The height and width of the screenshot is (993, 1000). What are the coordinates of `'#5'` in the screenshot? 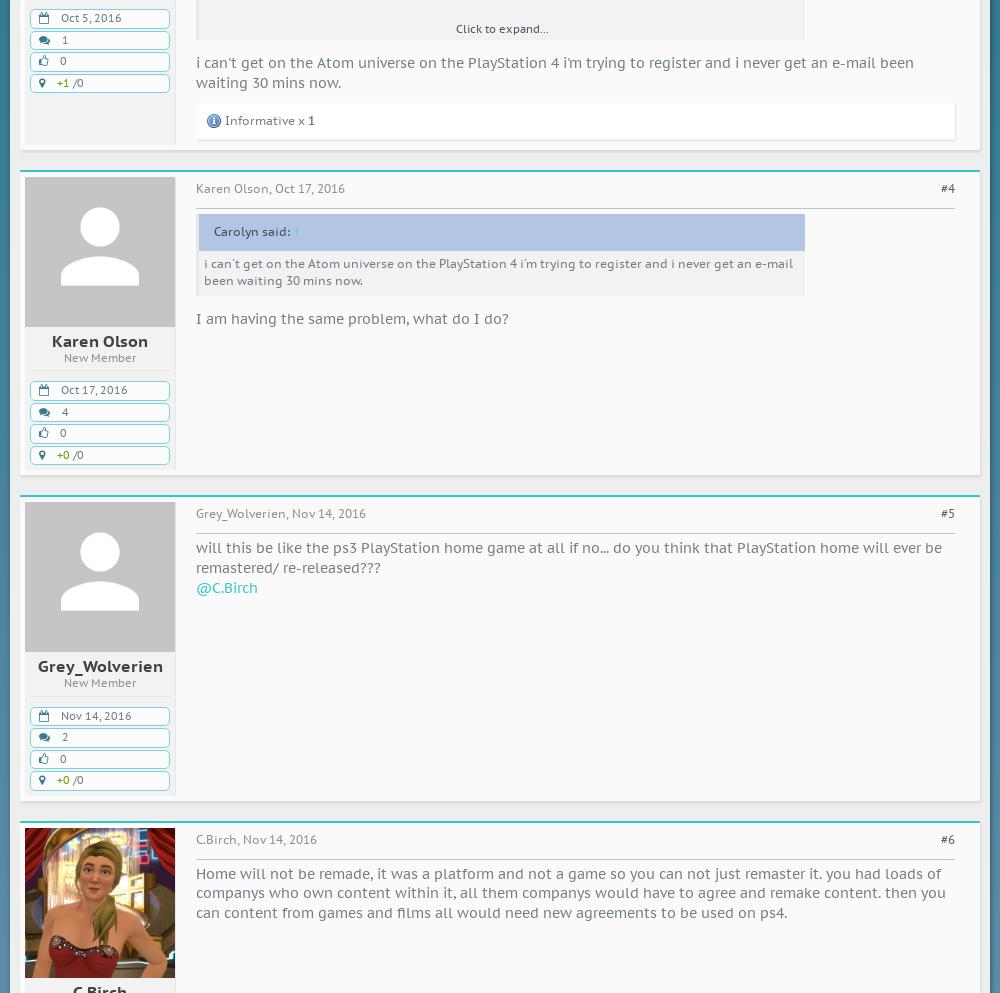 It's located at (947, 513).